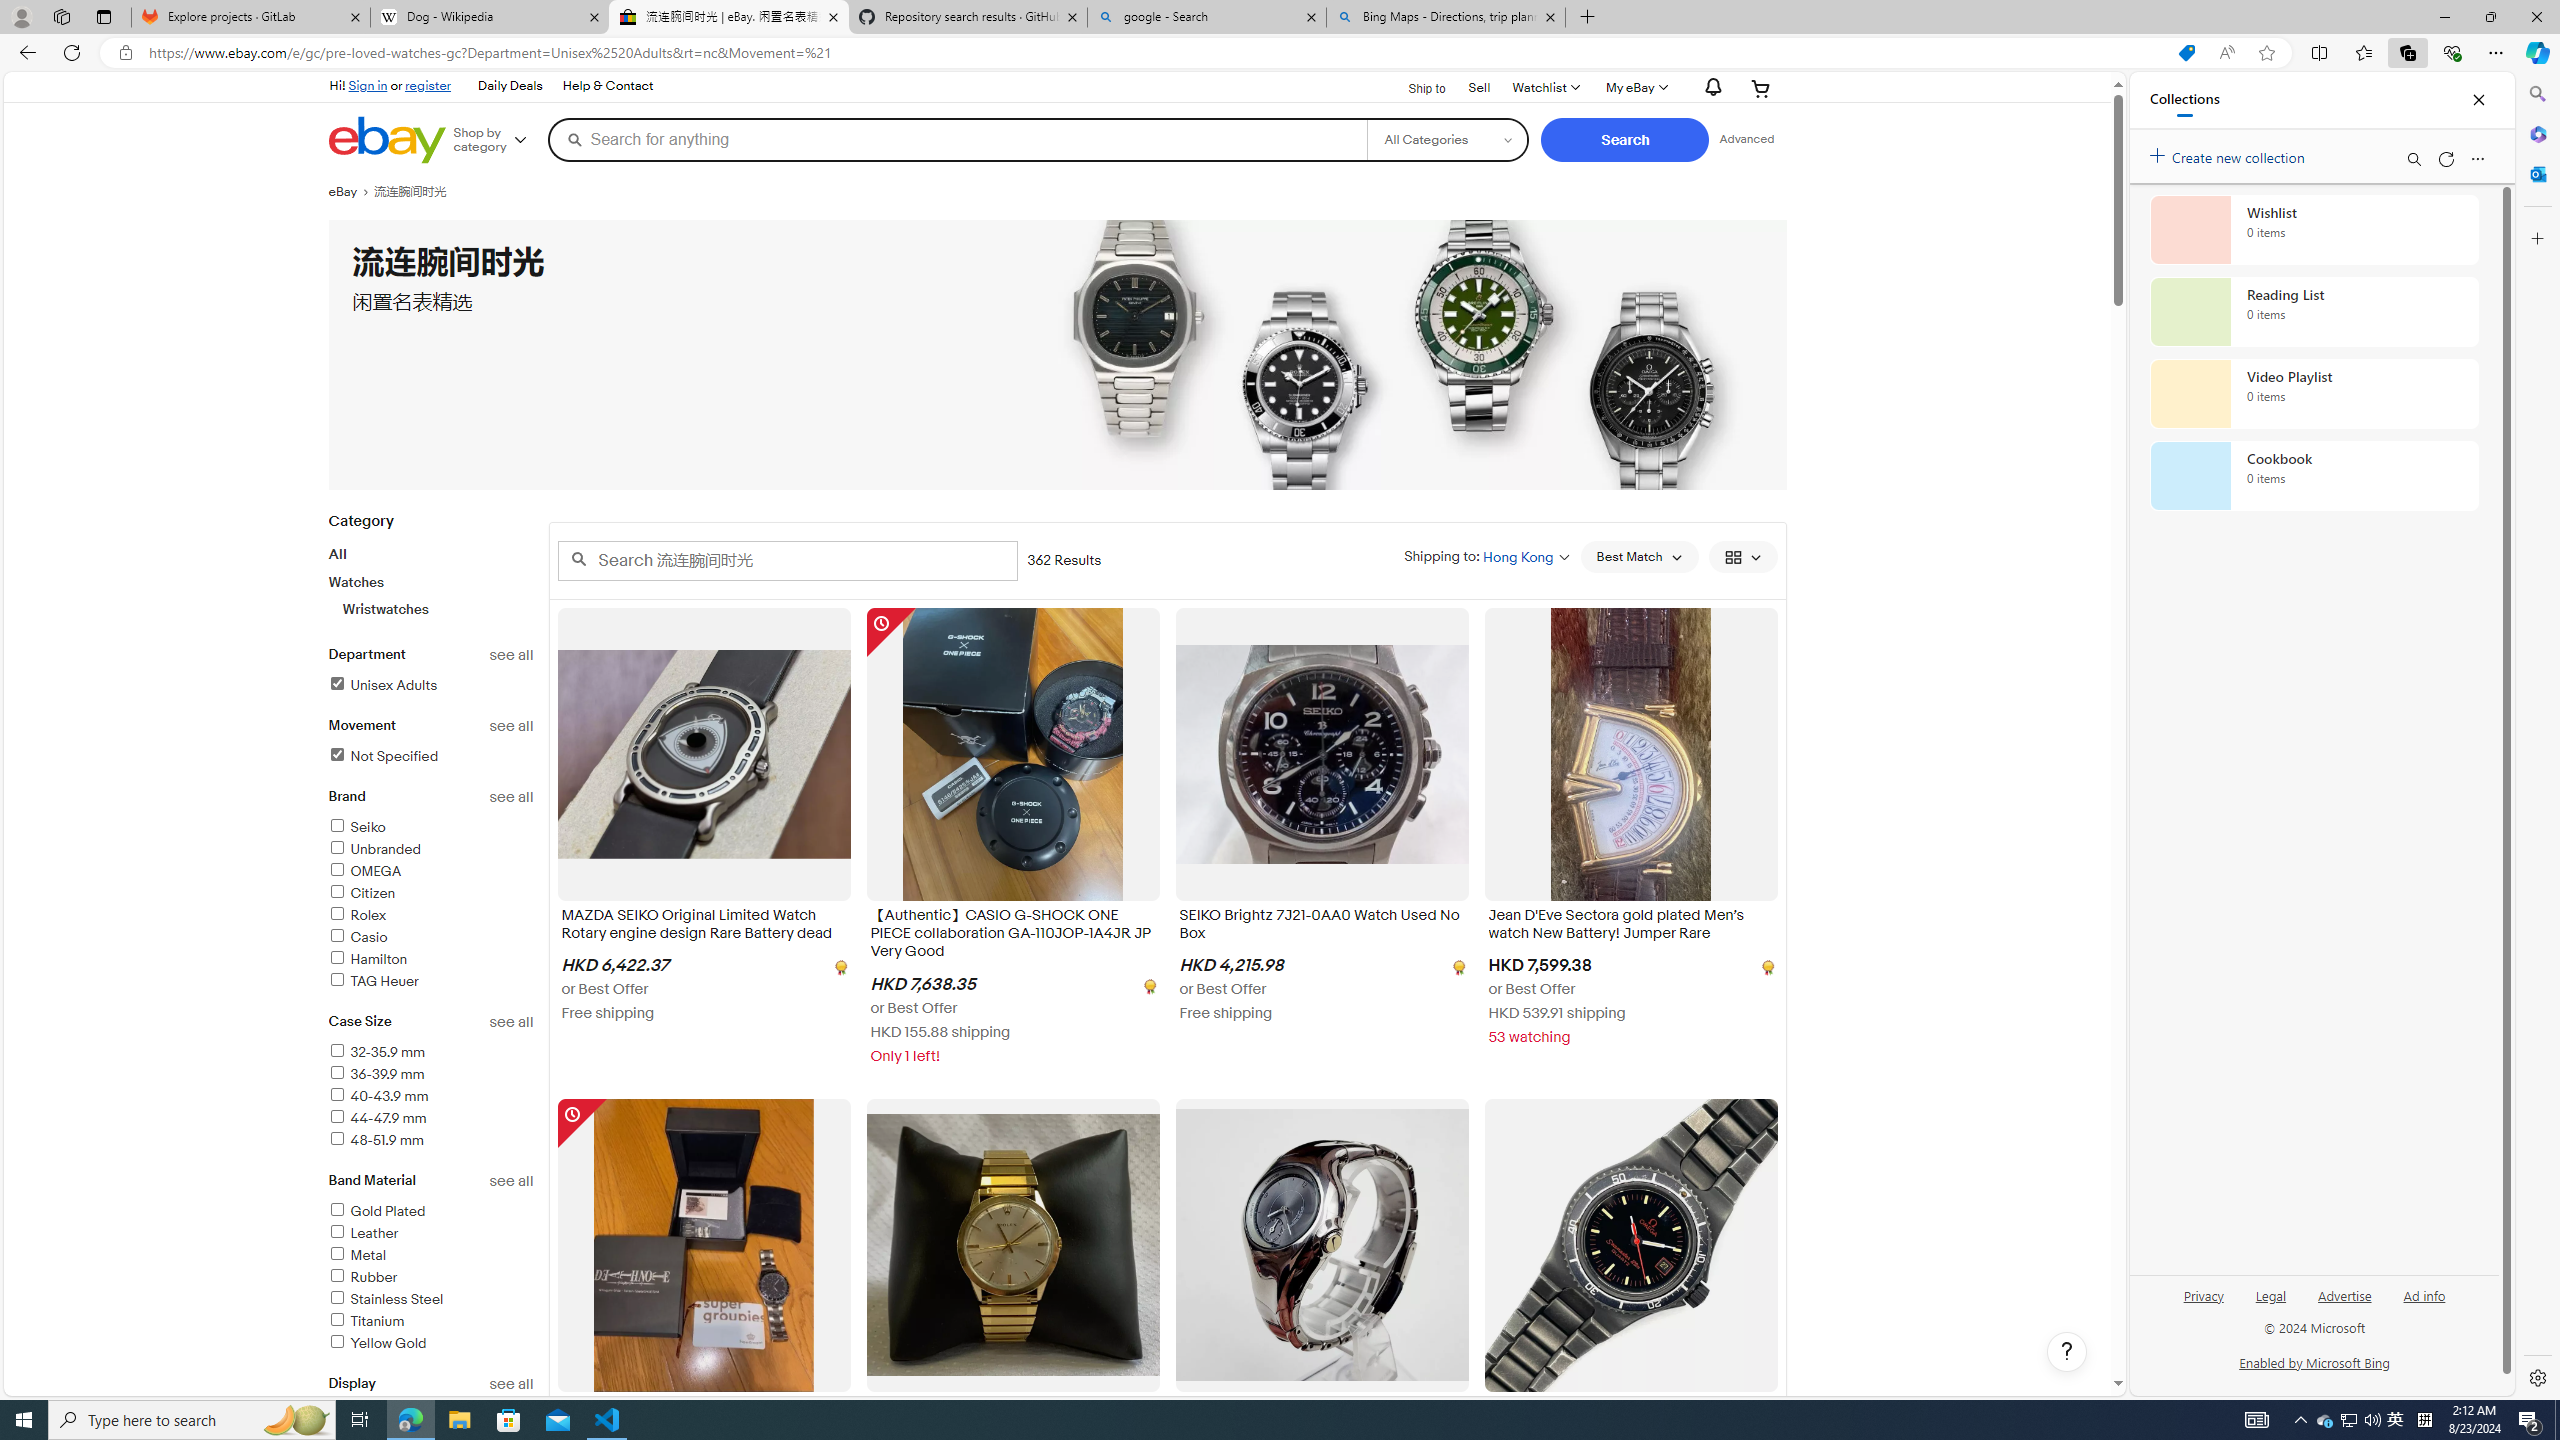 The height and width of the screenshot is (1440, 2560). What do you see at coordinates (358, 937) in the screenshot?
I see `'Casio'` at bounding box center [358, 937].